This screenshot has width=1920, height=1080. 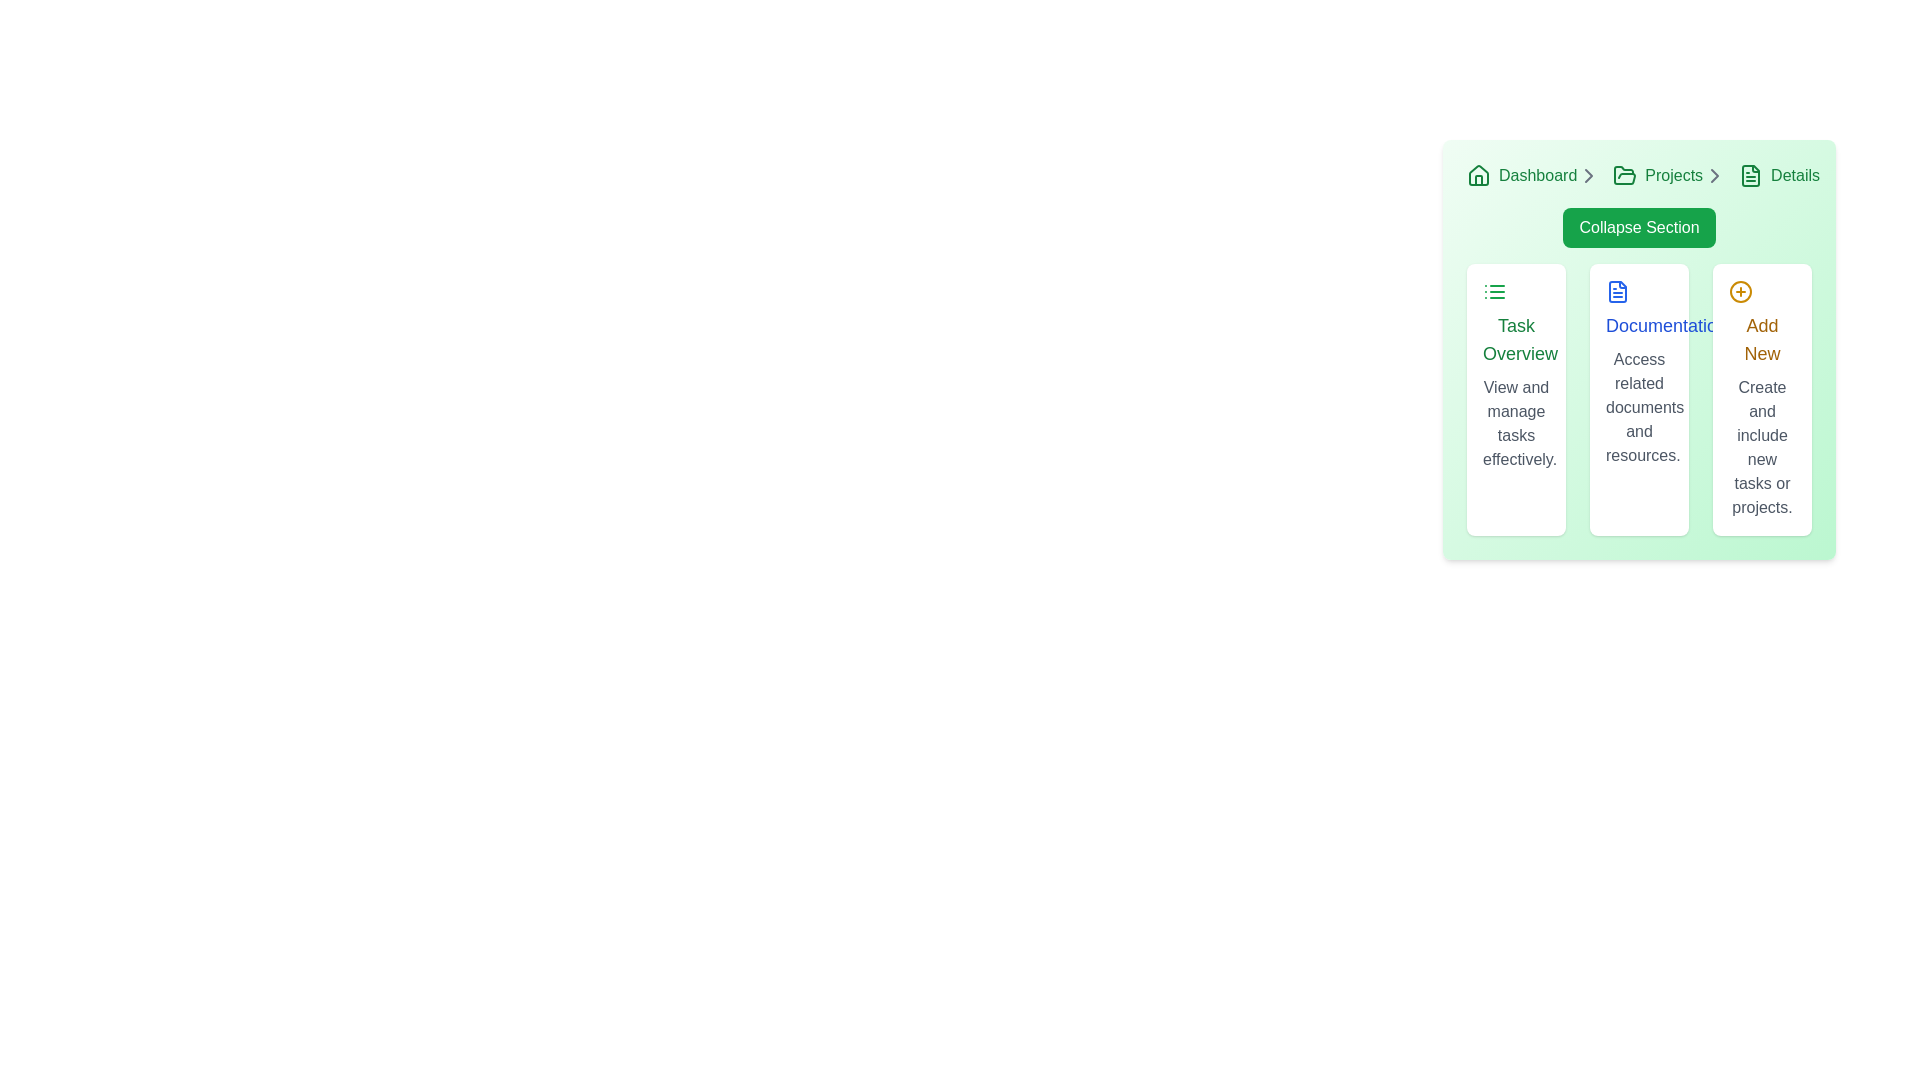 I want to click on the 'Projects' hyperlink, so click(x=1657, y=175).